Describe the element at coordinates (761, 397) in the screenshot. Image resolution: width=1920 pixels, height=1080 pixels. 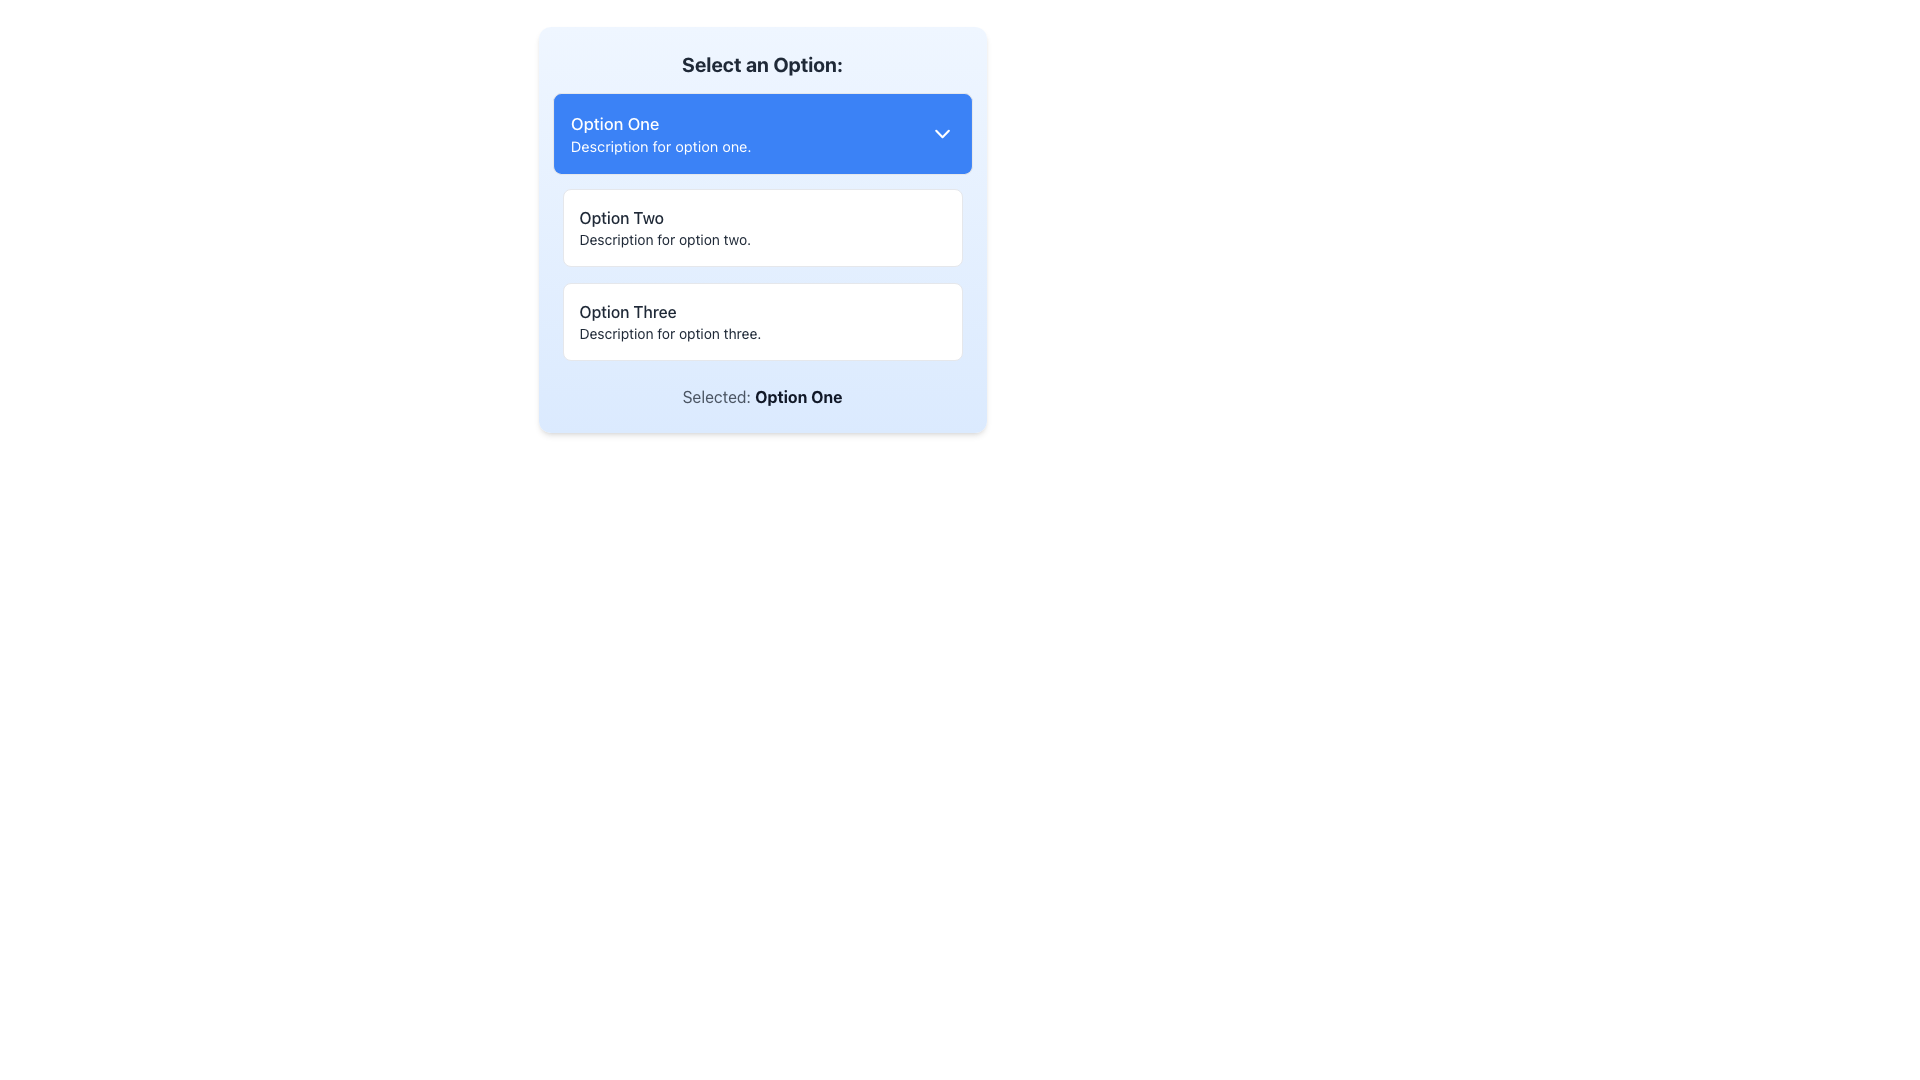
I see `the label that indicates the currently selected option from the list of 'Option One,' 'Option Two,' and 'Option Three.'` at that location.